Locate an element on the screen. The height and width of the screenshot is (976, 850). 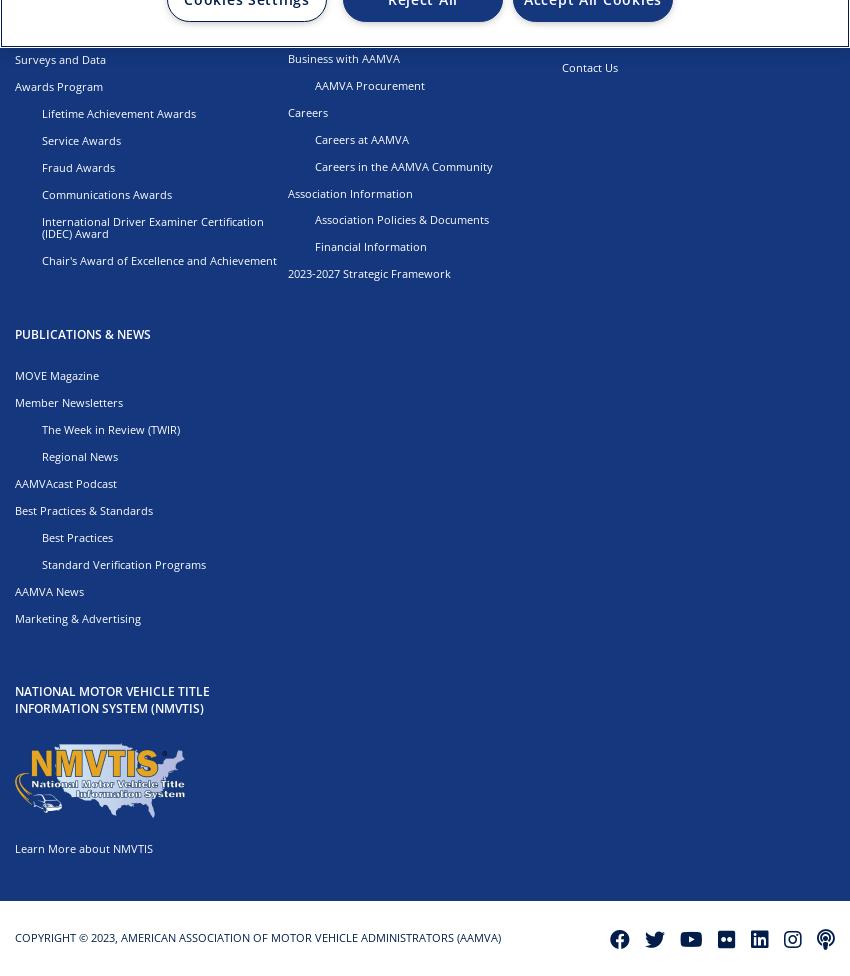
'NATIONAL MOTOR VEHICLE TITLE INFORMATION SYSTEM (NMVTIS)' is located at coordinates (111, 698).